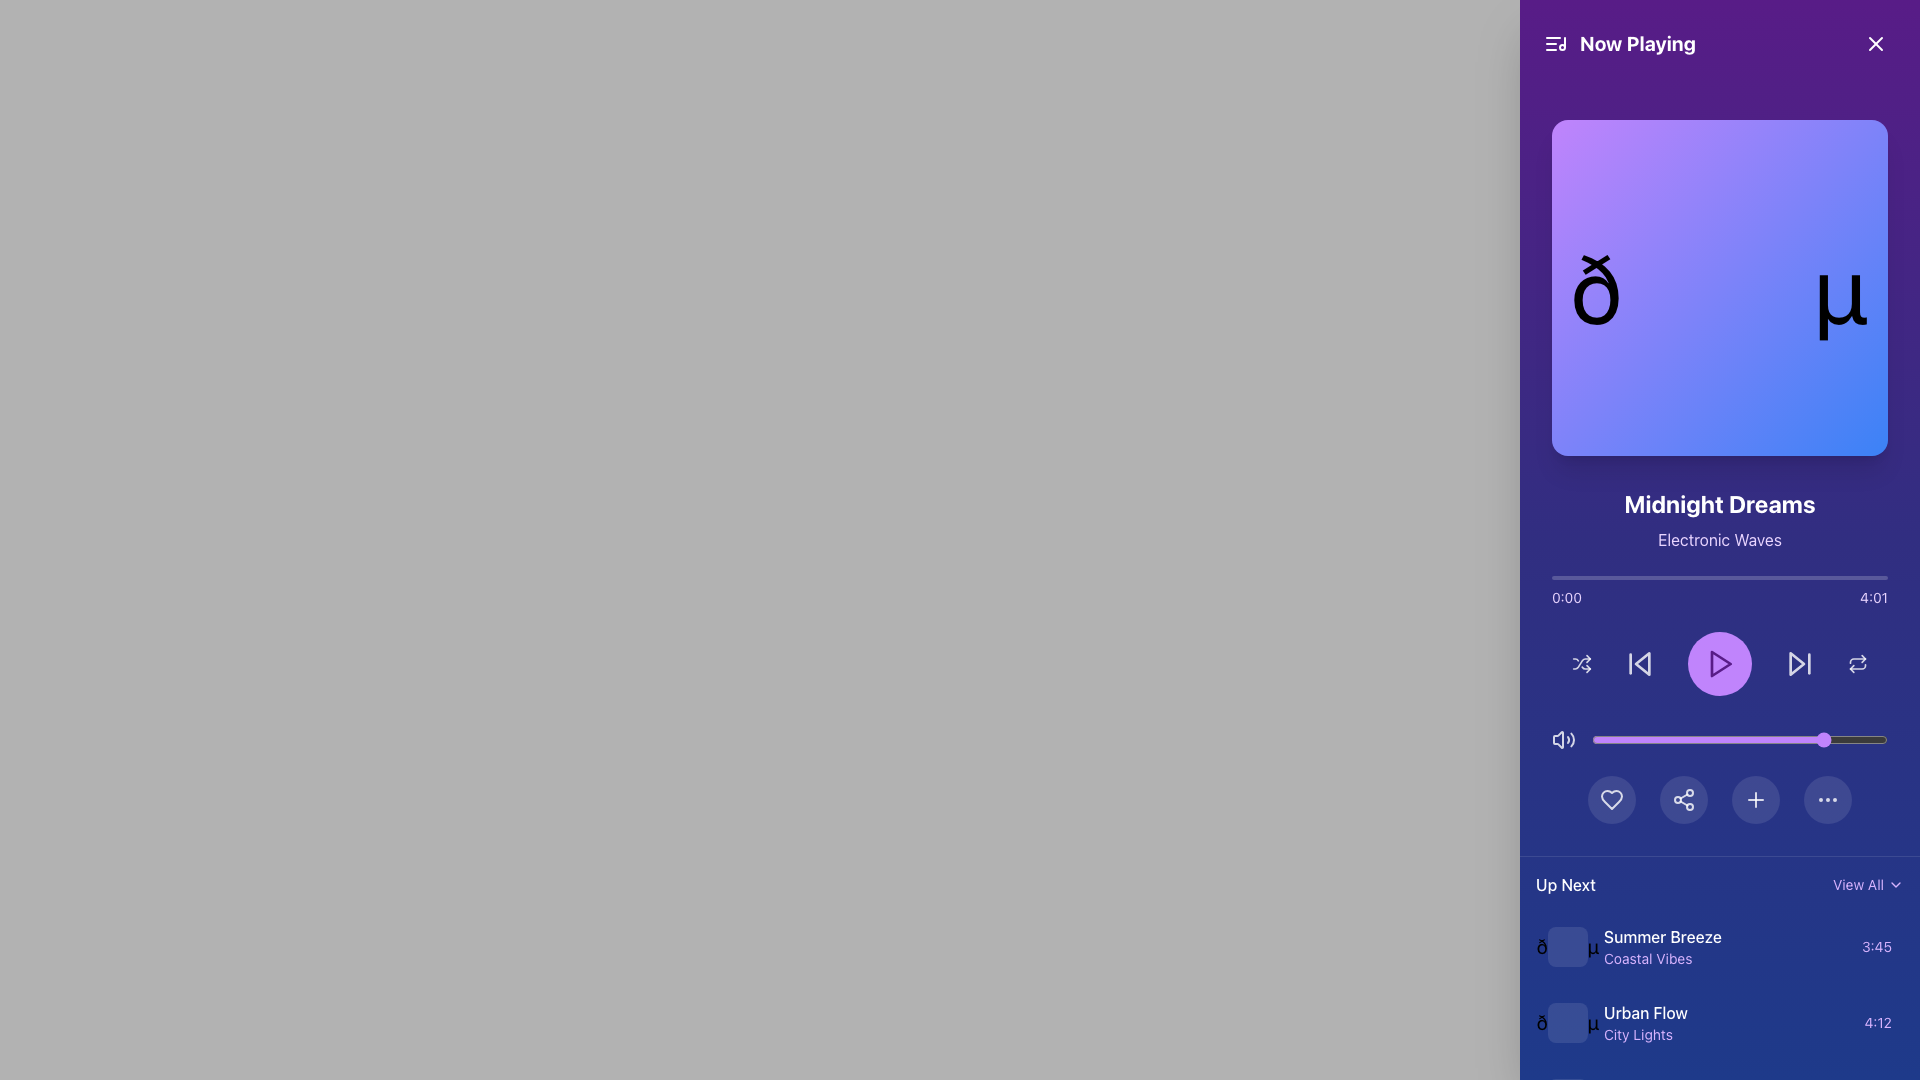 This screenshot has height=1080, width=1920. What do you see at coordinates (1718, 663) in the screenshot?
I see `the triangular play button icon with a purple background located in the center of the music playback control section to play the track` at bounding box center [1718, 663].